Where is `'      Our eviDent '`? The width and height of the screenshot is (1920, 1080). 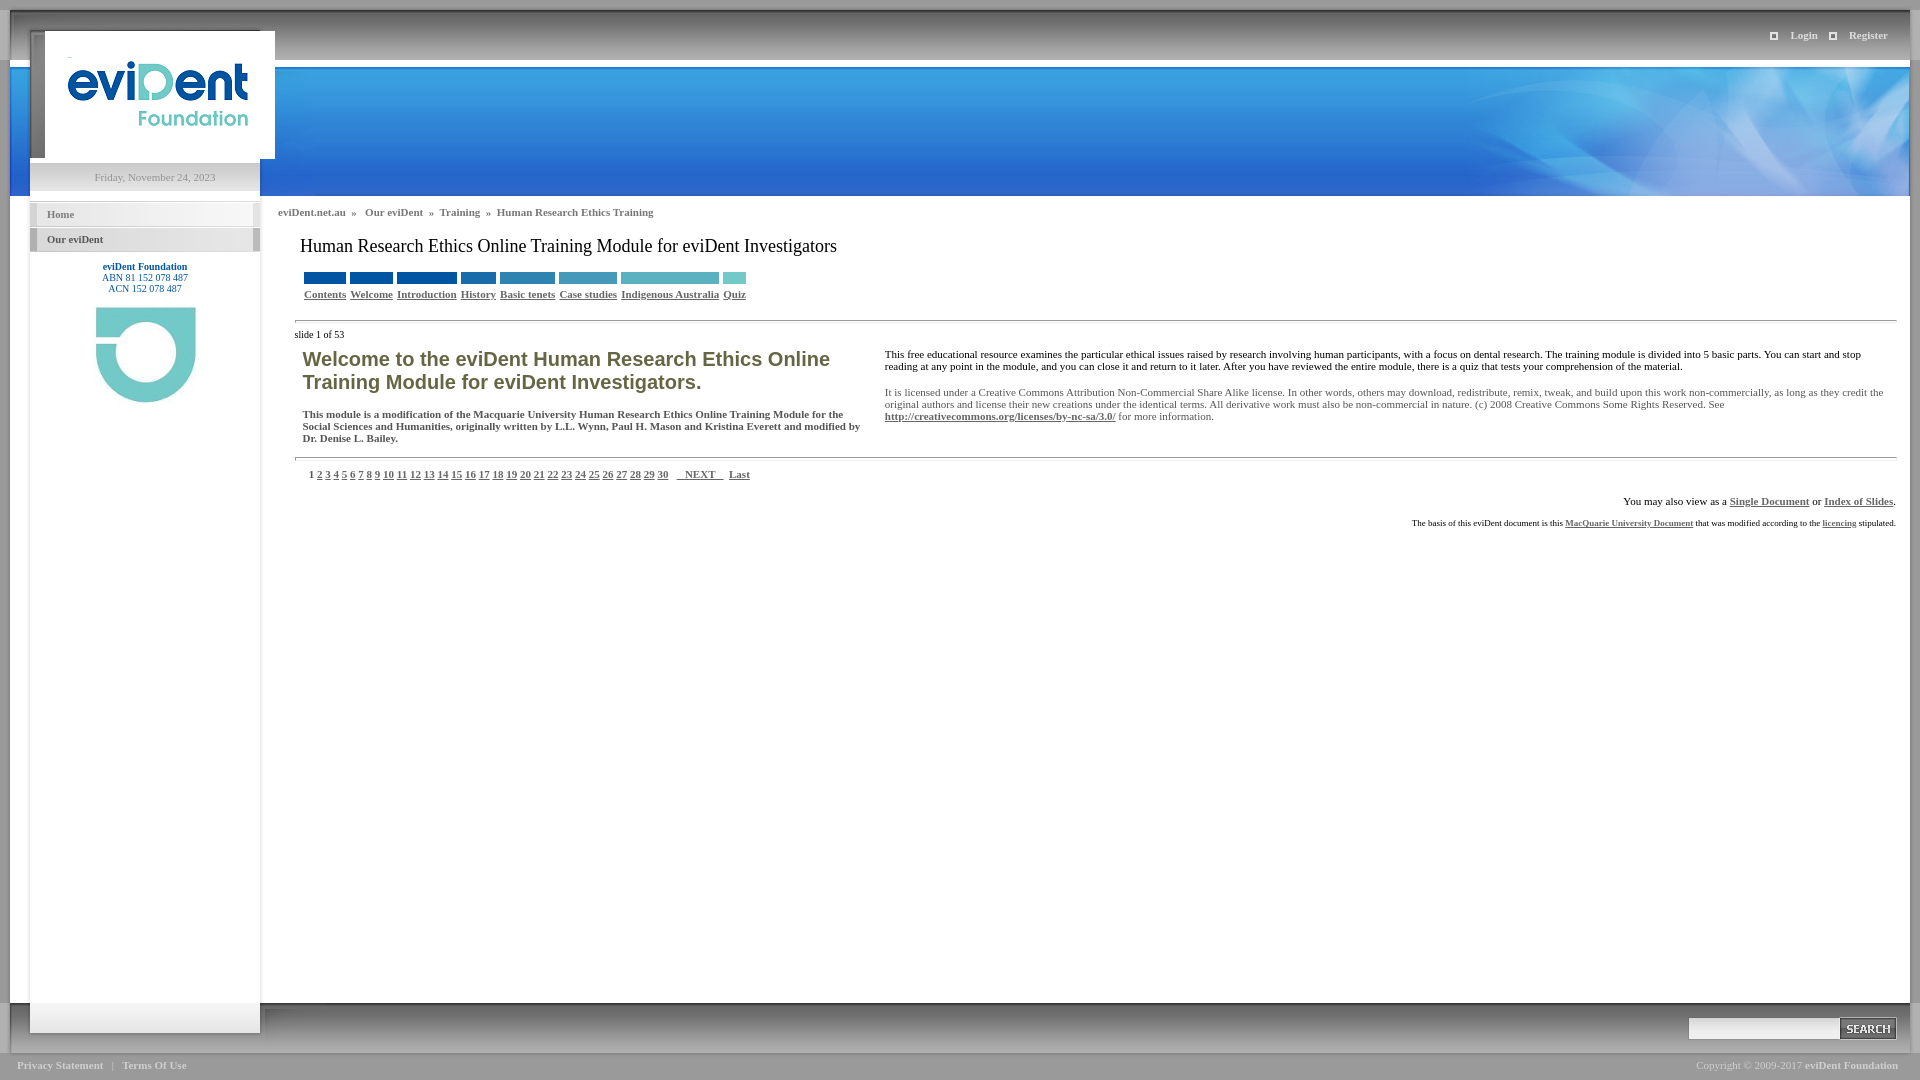 '      Our eviDent ' is located at coordinates (143, 238).